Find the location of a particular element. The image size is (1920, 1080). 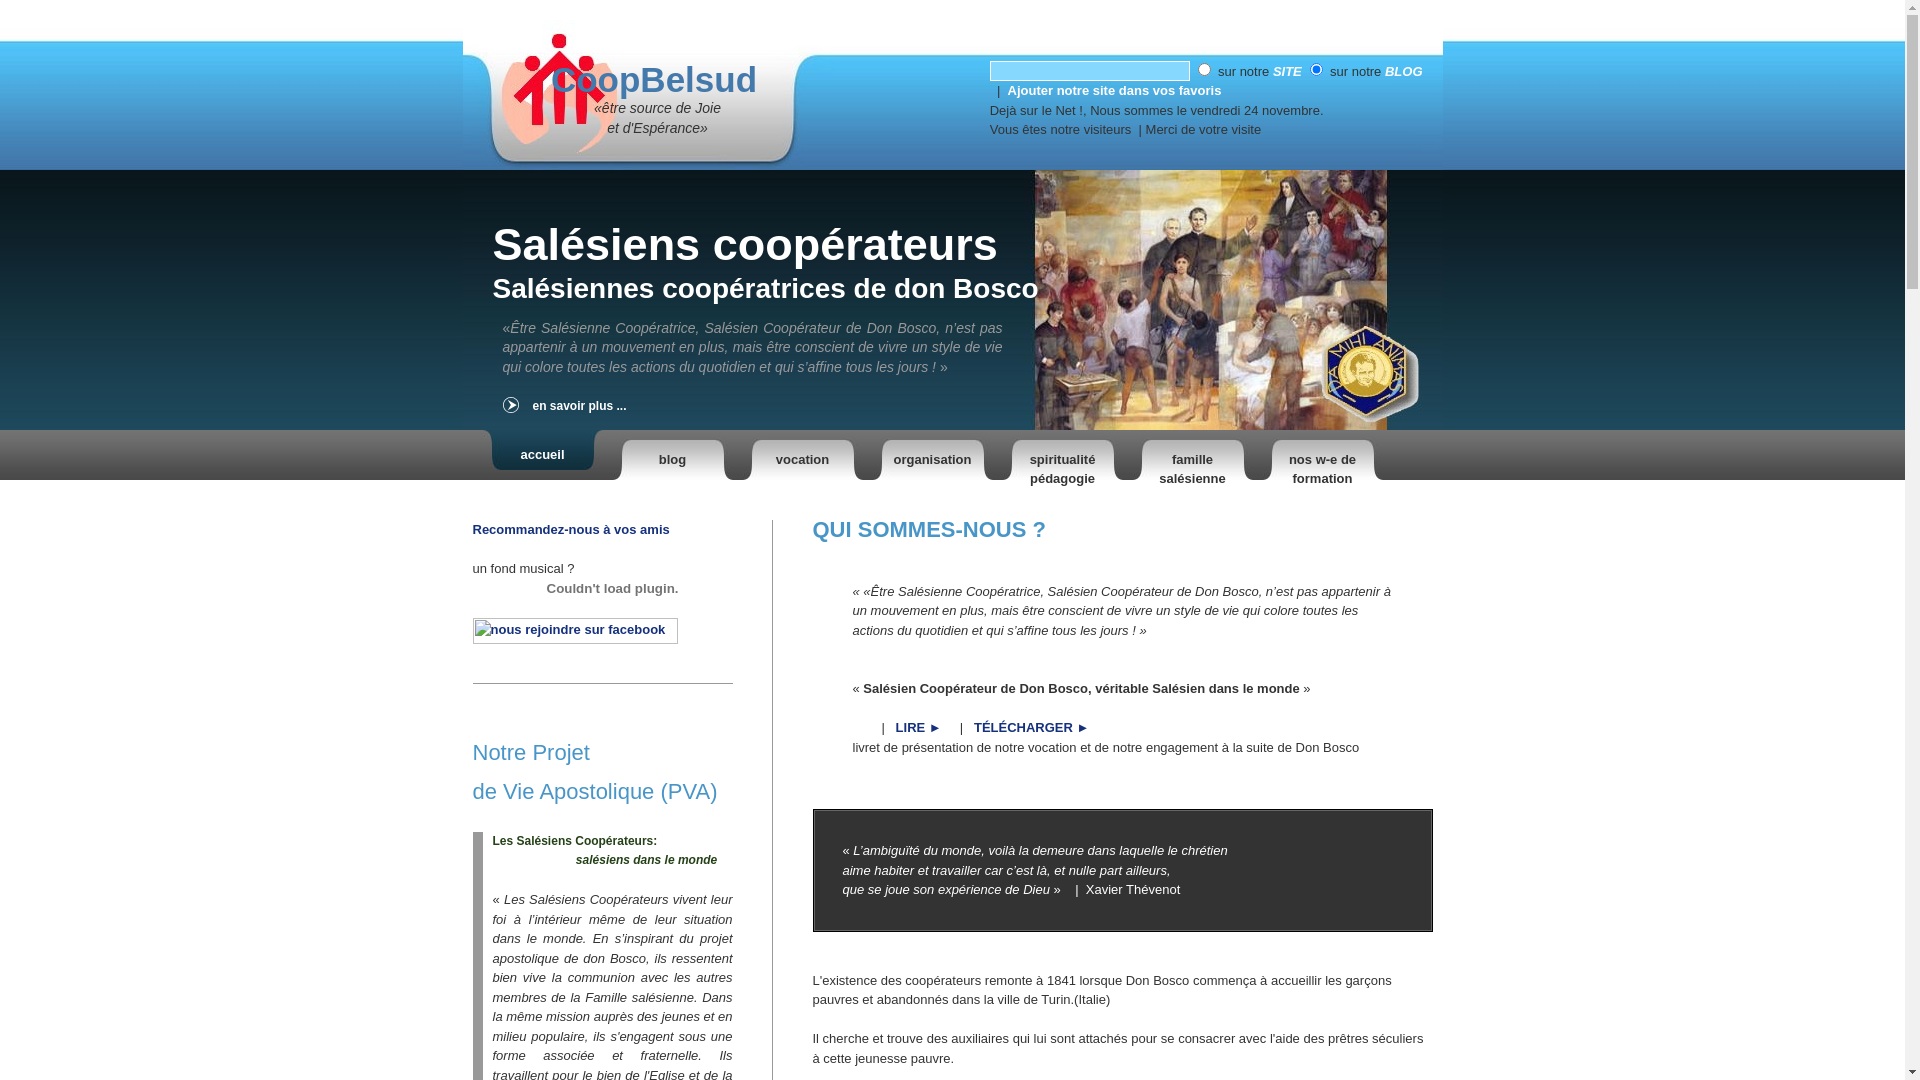

'nos w-e de is located at coordinates (1321, 455).